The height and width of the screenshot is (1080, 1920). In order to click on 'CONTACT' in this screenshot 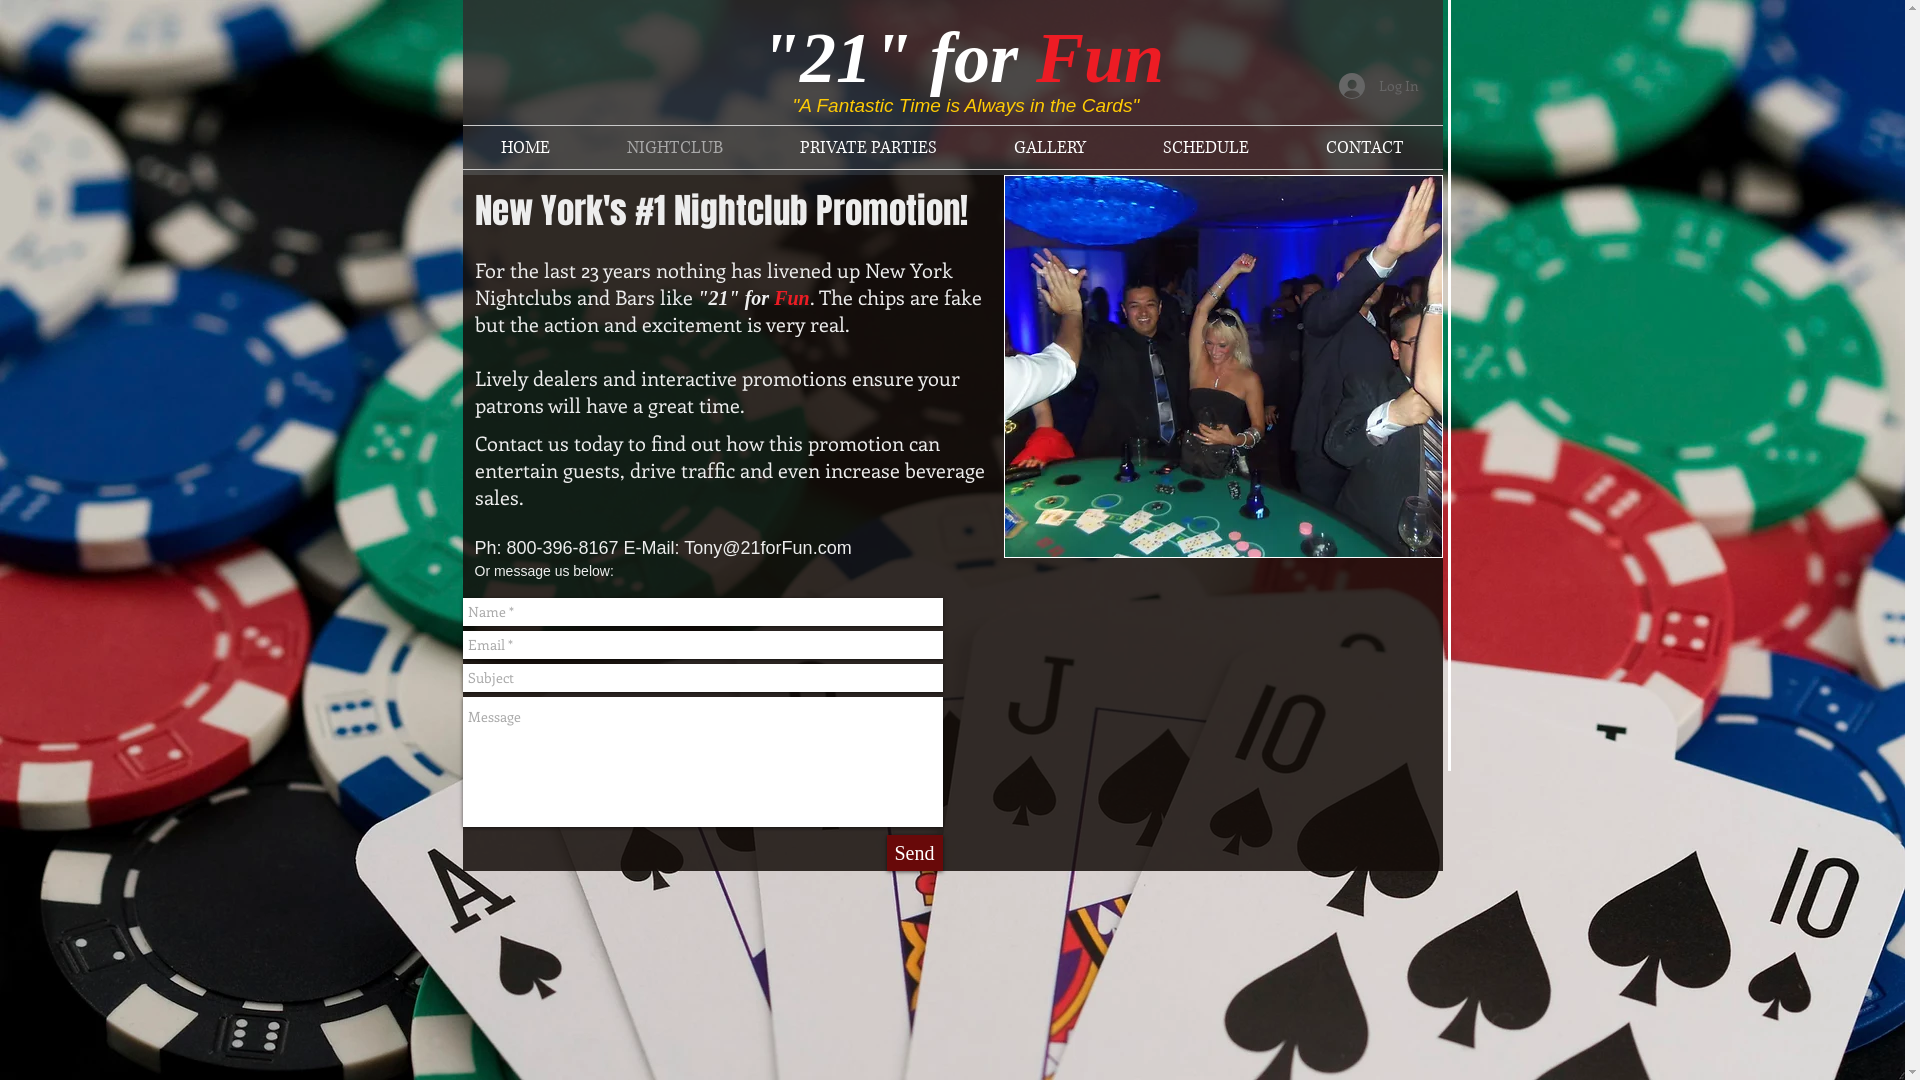, I will do `click(1287, 146)`.